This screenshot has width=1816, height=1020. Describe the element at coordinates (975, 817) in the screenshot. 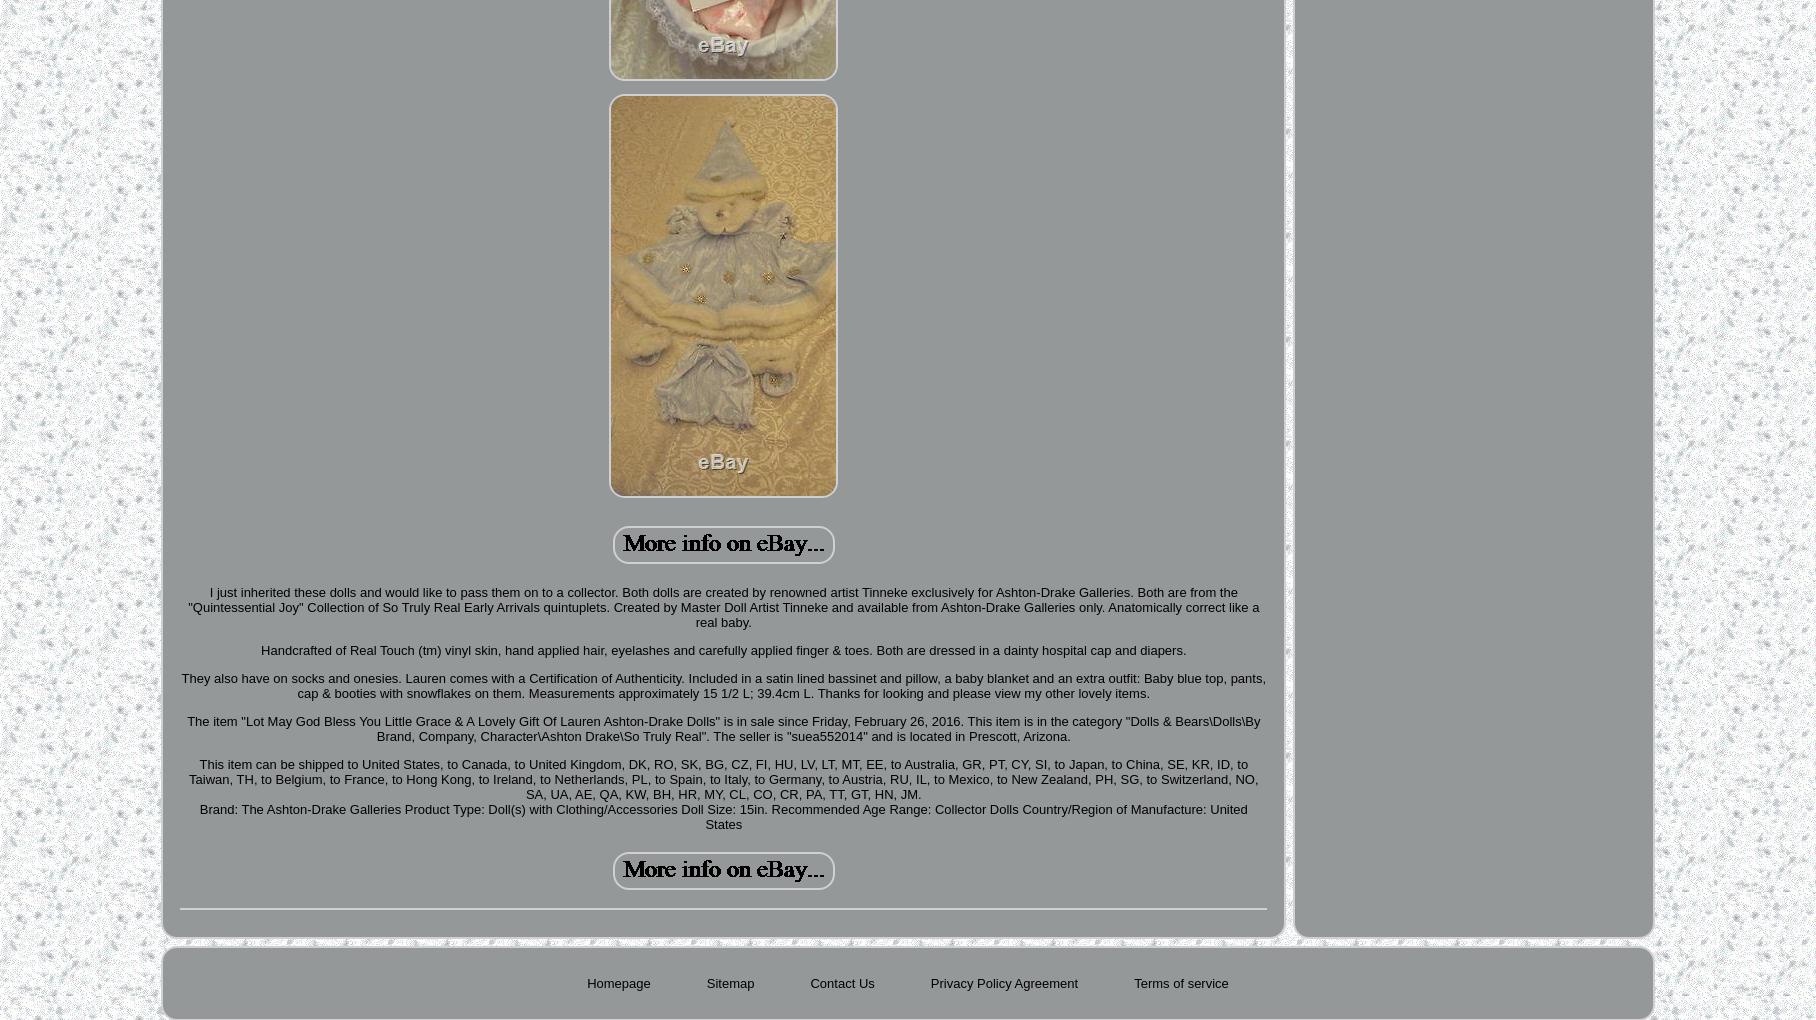

I see `'Country/Region of Manufacture: United States'` at that location.